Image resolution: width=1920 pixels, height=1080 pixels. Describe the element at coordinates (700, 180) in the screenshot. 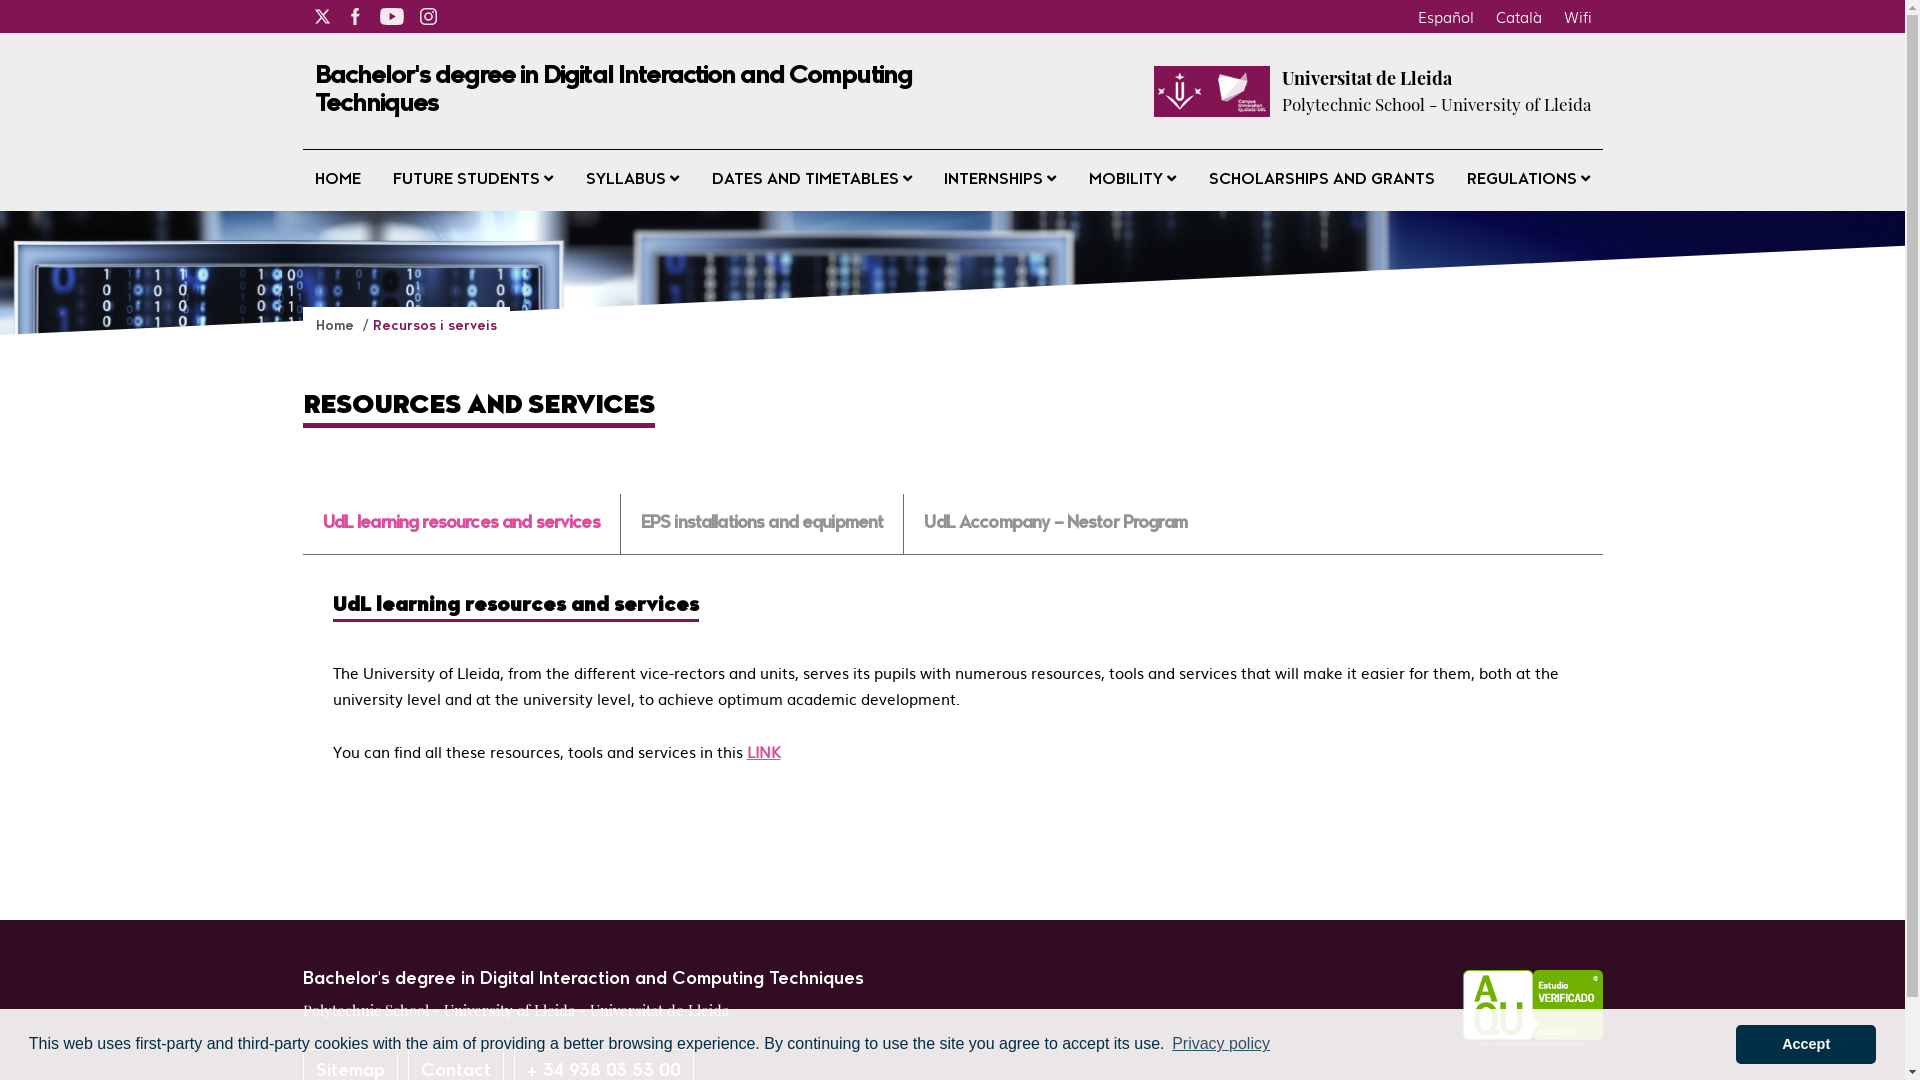

I see `'DATES AND TIMETABLES'` at that location.